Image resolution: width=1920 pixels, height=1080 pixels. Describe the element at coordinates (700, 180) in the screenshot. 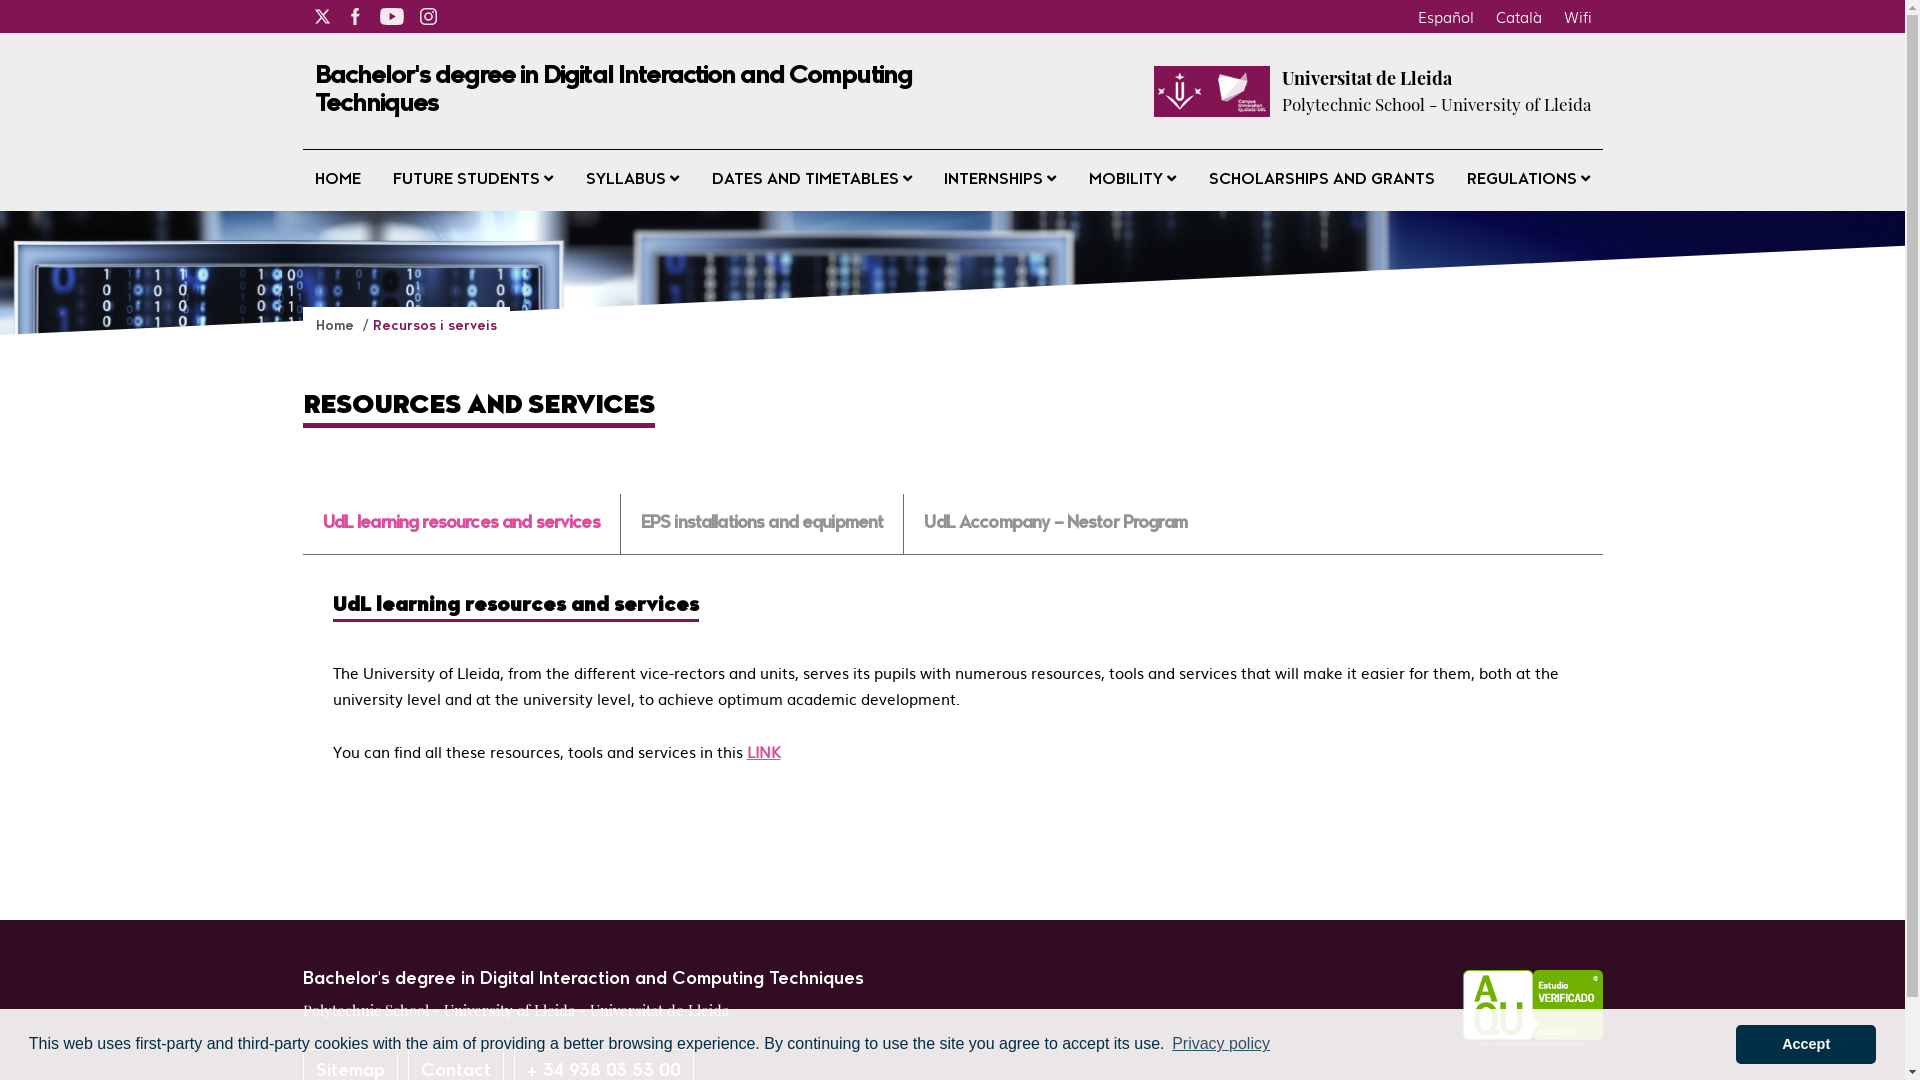

I see `'DATES AND TIMETABLES'` at that location.